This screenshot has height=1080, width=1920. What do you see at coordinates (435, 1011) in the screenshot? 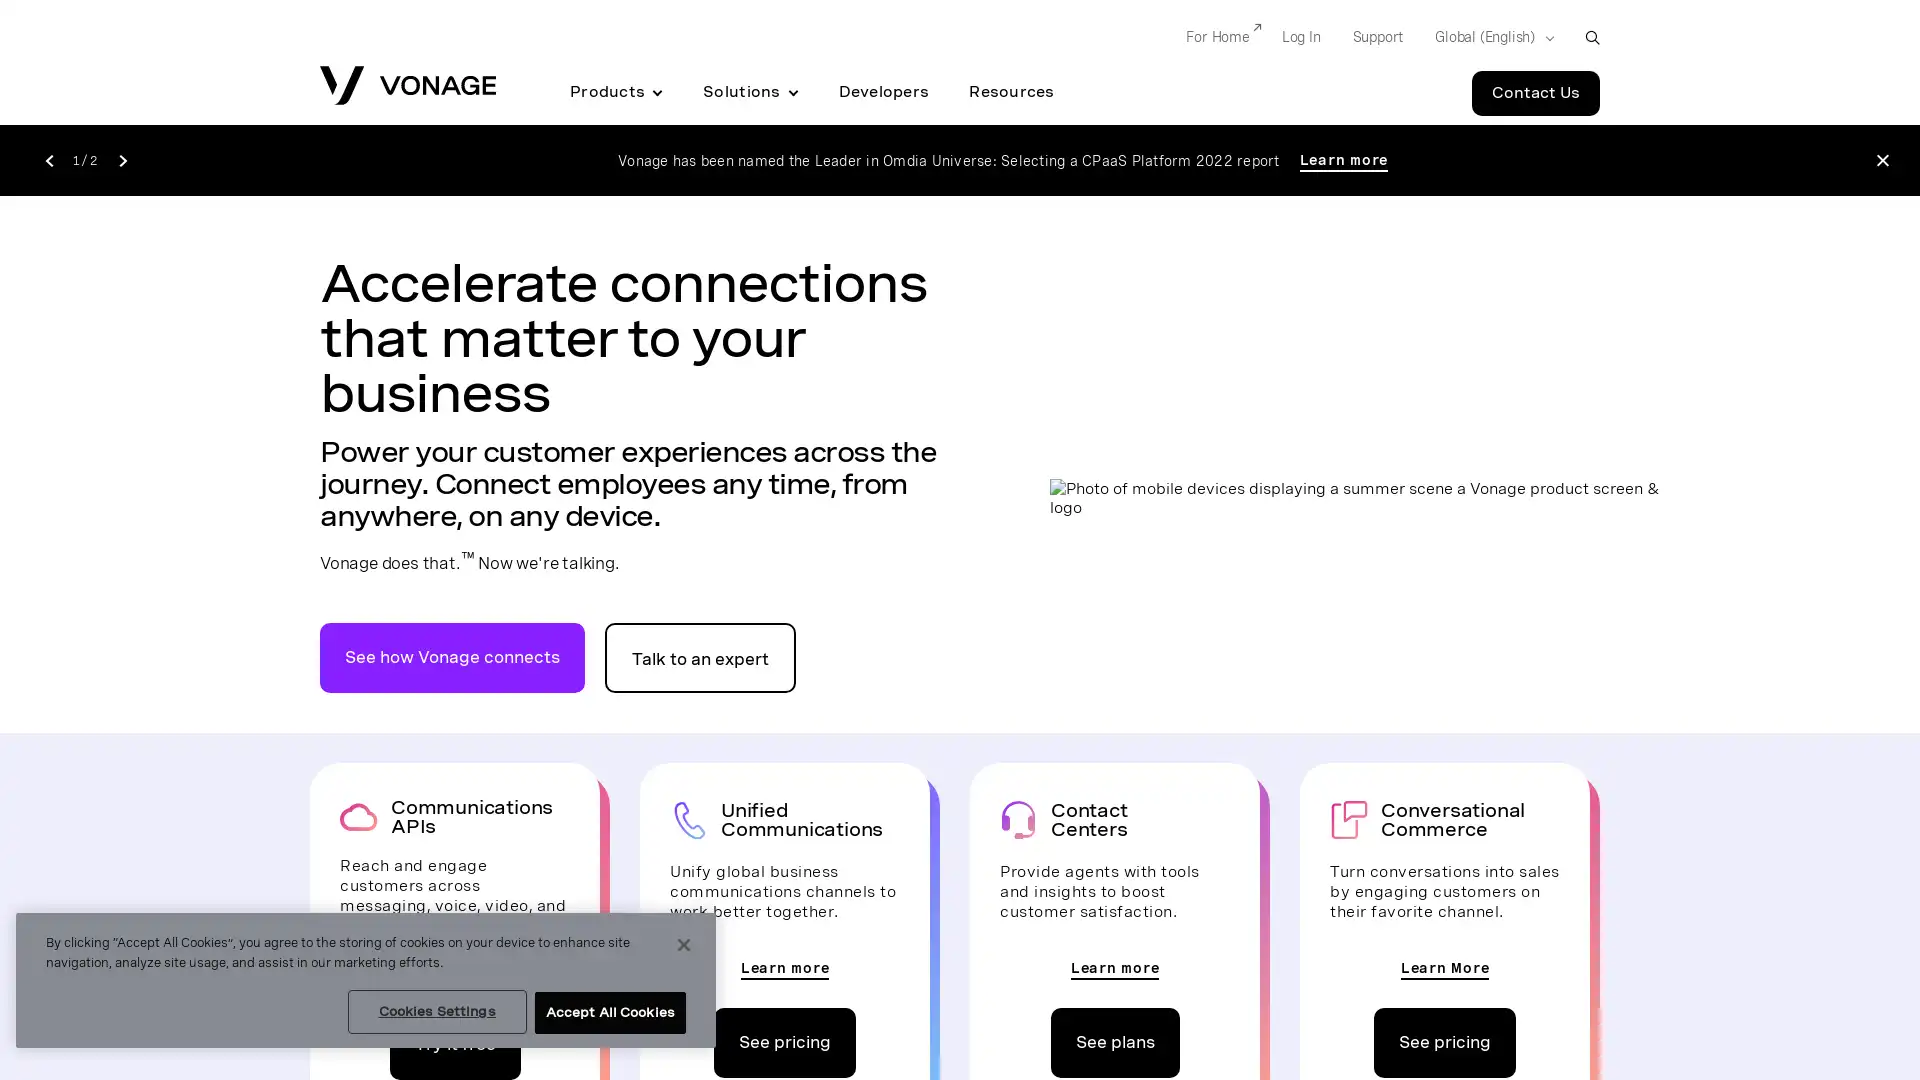
I see `Cookies Settings` at bounding box center [435, 1011].